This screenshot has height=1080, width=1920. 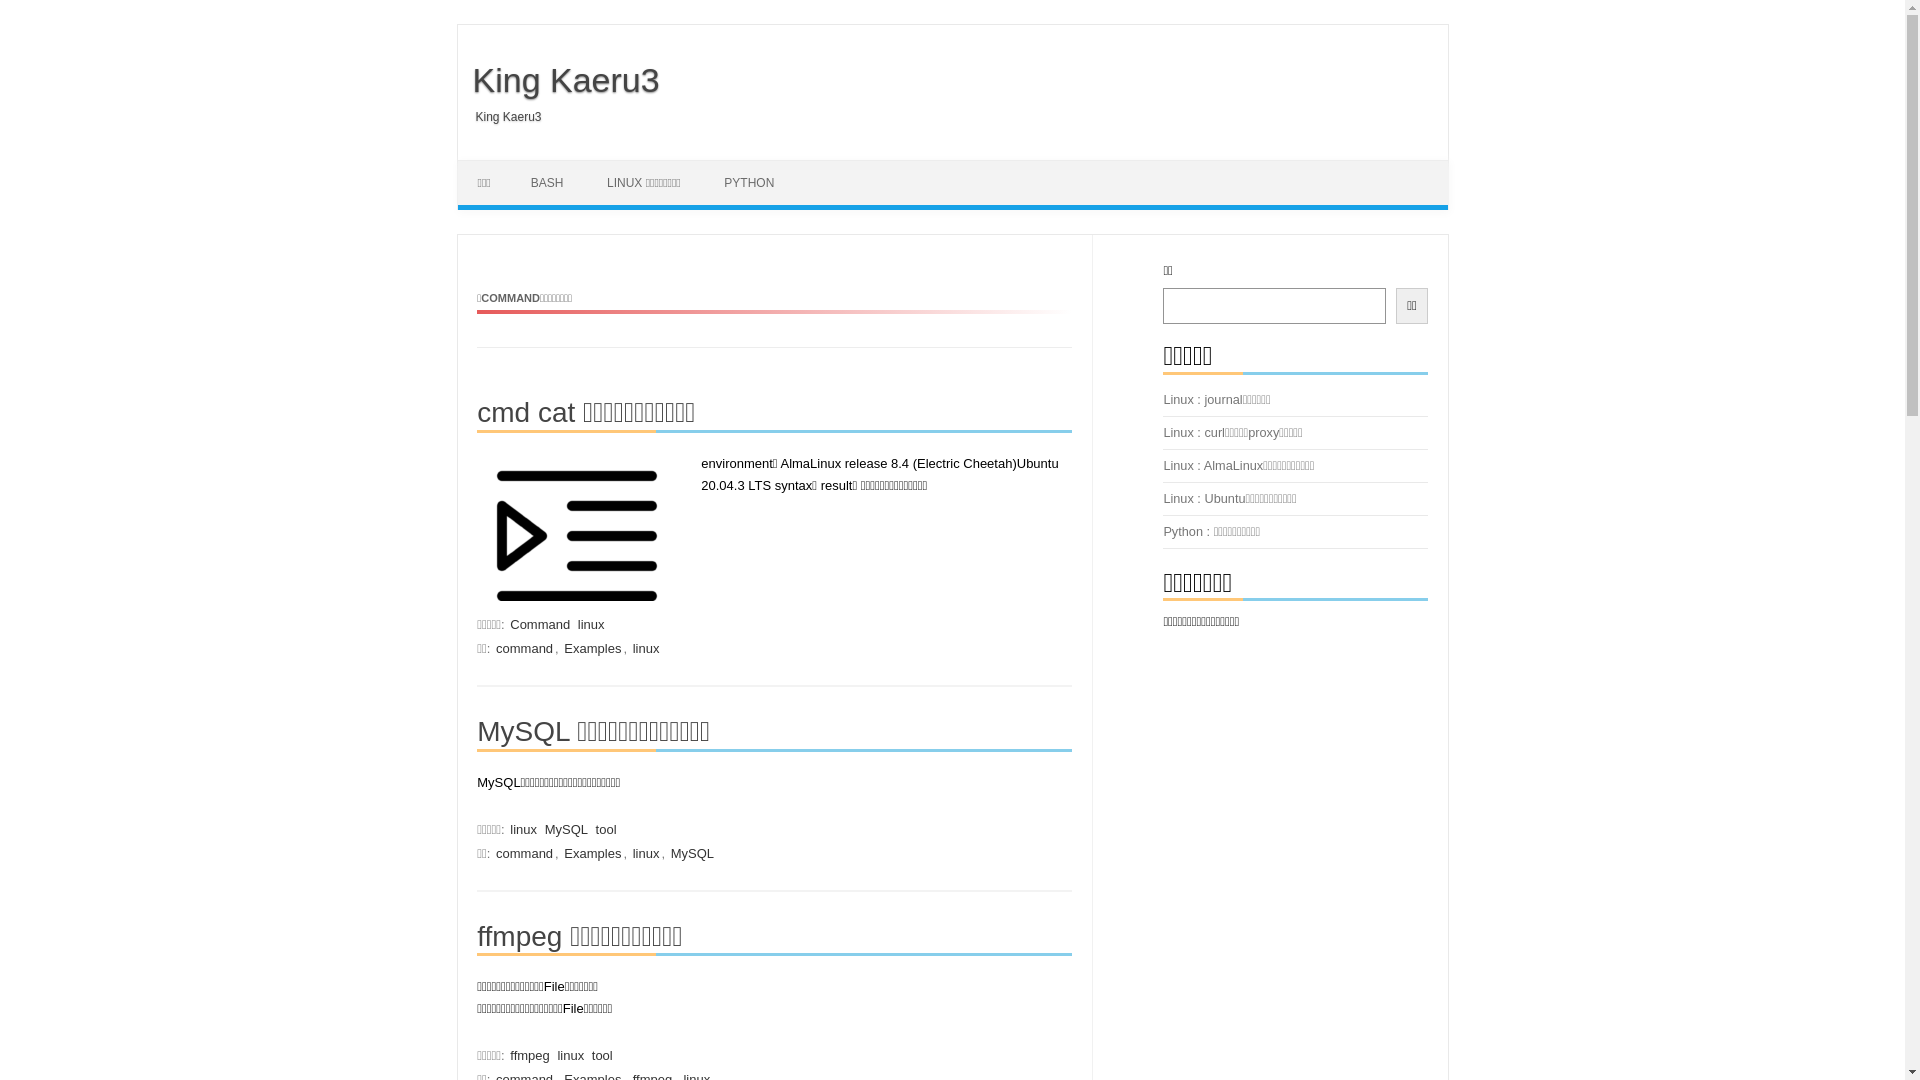 I want to click on 'BASH', so click(x=547, y=182).